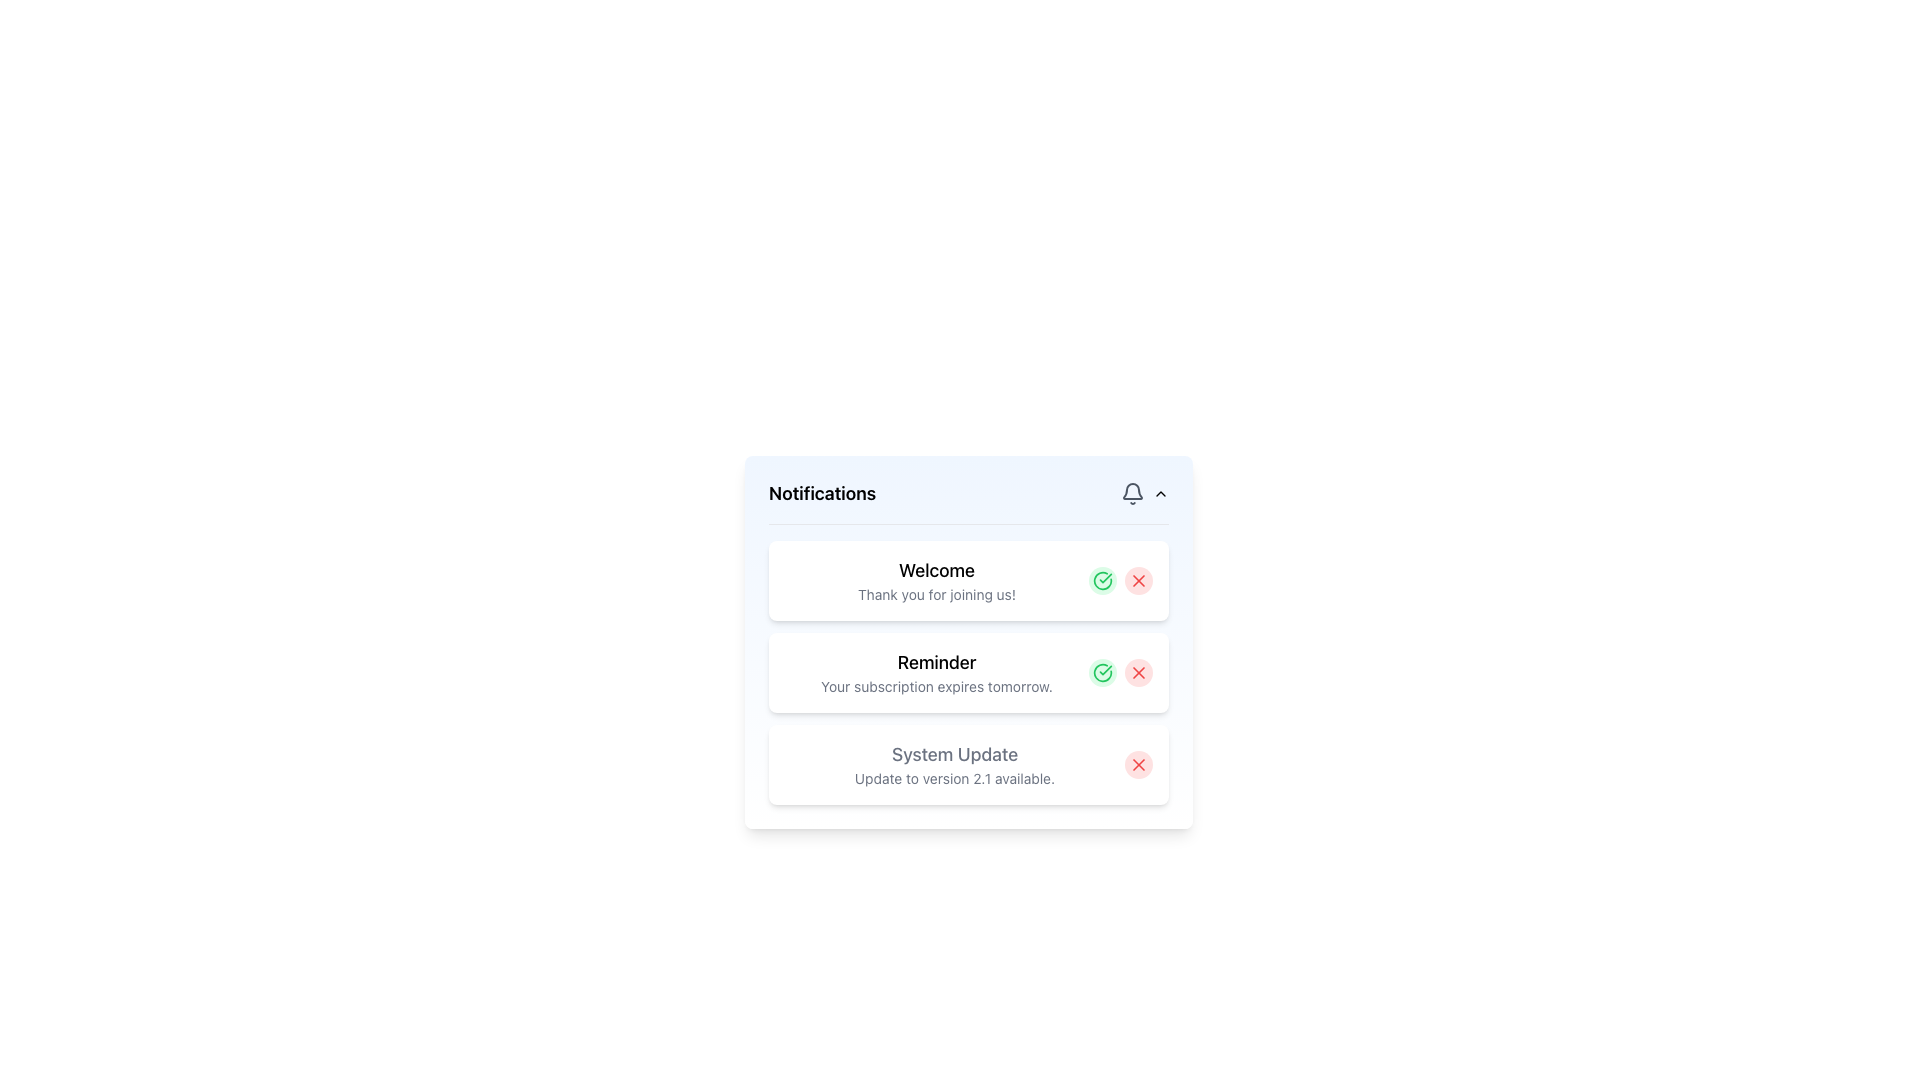 Image resolution: width=1920 pixels, height=1080 pixels. What do you see at coordinates (1145, 493) in the screenshot?
I see `the interactive control with an icon and a dropdown toggle located in the top-right corner of the 'Notifications' panel` at bounding box center [1145, 493].